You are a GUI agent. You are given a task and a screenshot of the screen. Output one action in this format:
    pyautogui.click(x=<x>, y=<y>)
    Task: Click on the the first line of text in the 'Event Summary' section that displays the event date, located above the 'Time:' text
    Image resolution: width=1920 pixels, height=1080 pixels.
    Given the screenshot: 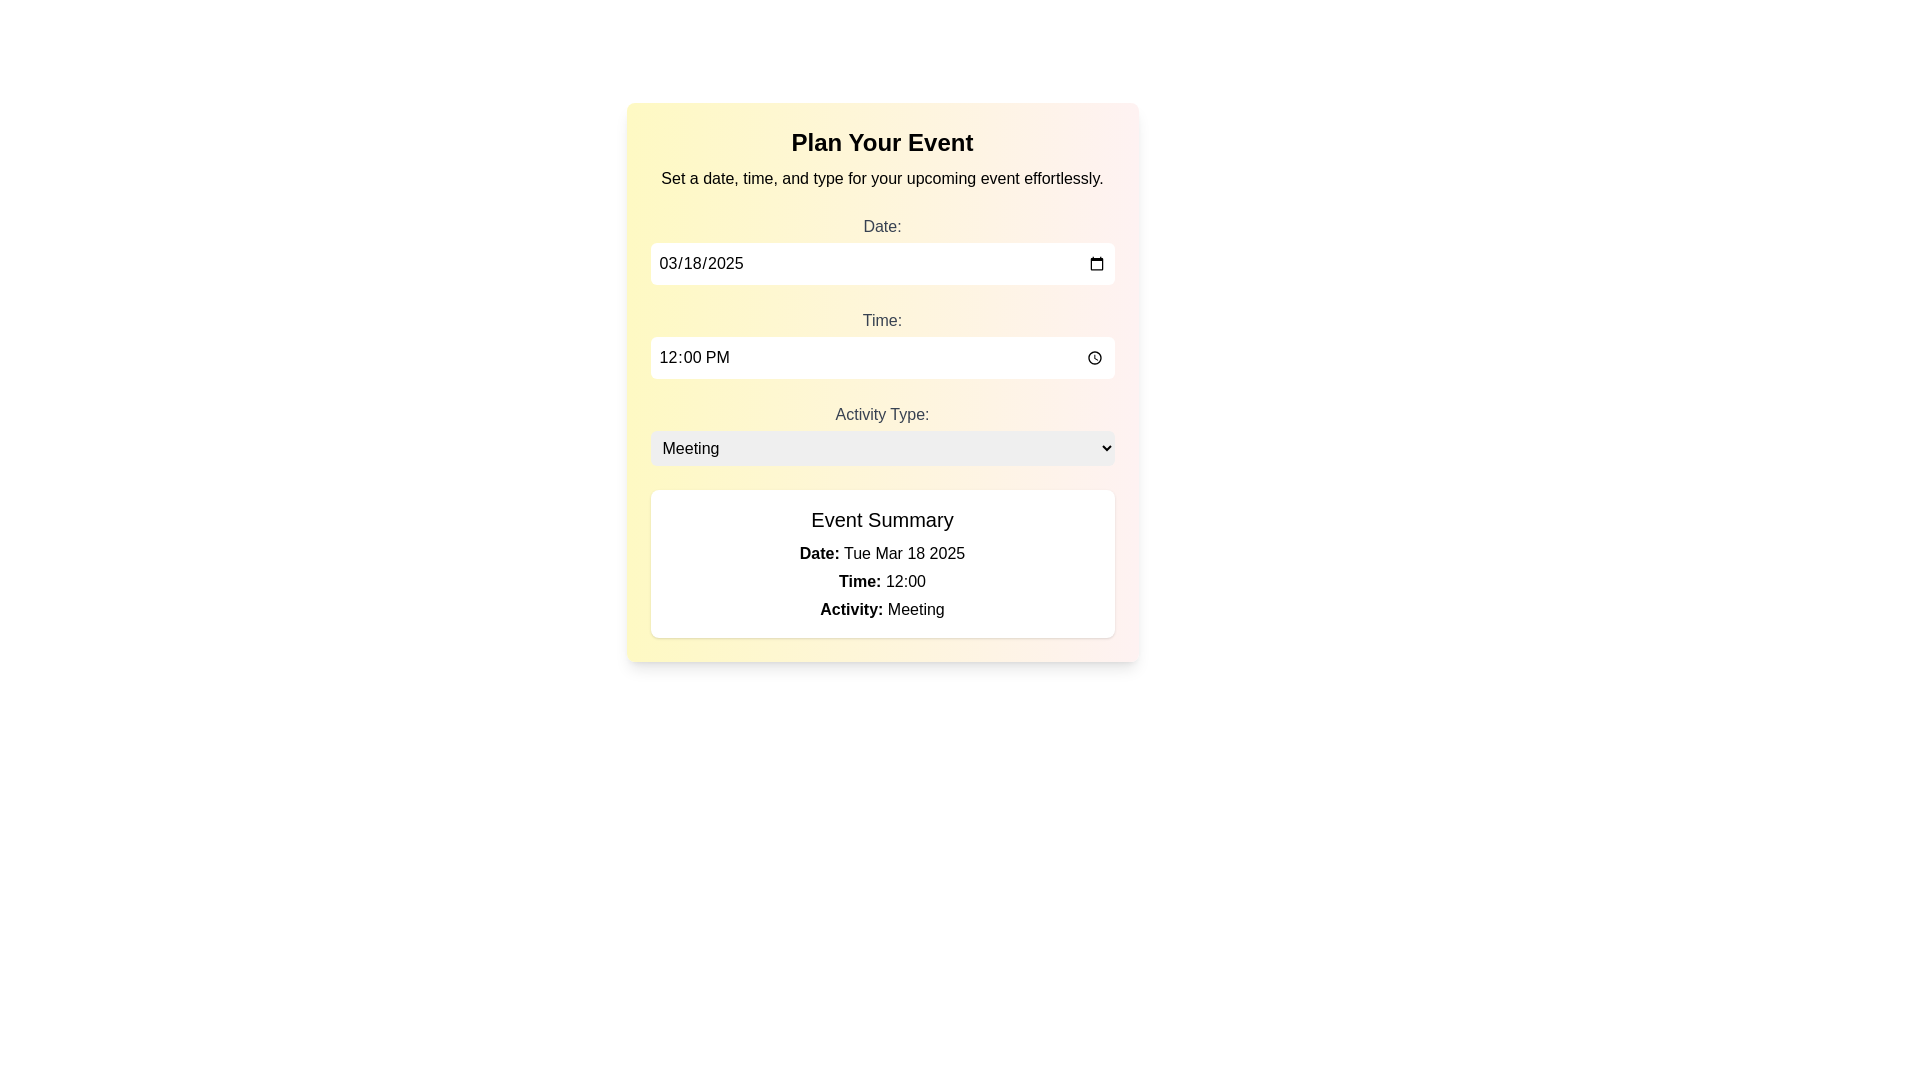 What is the action you would take?
    pyautogui.click(x=881, y=554)
    